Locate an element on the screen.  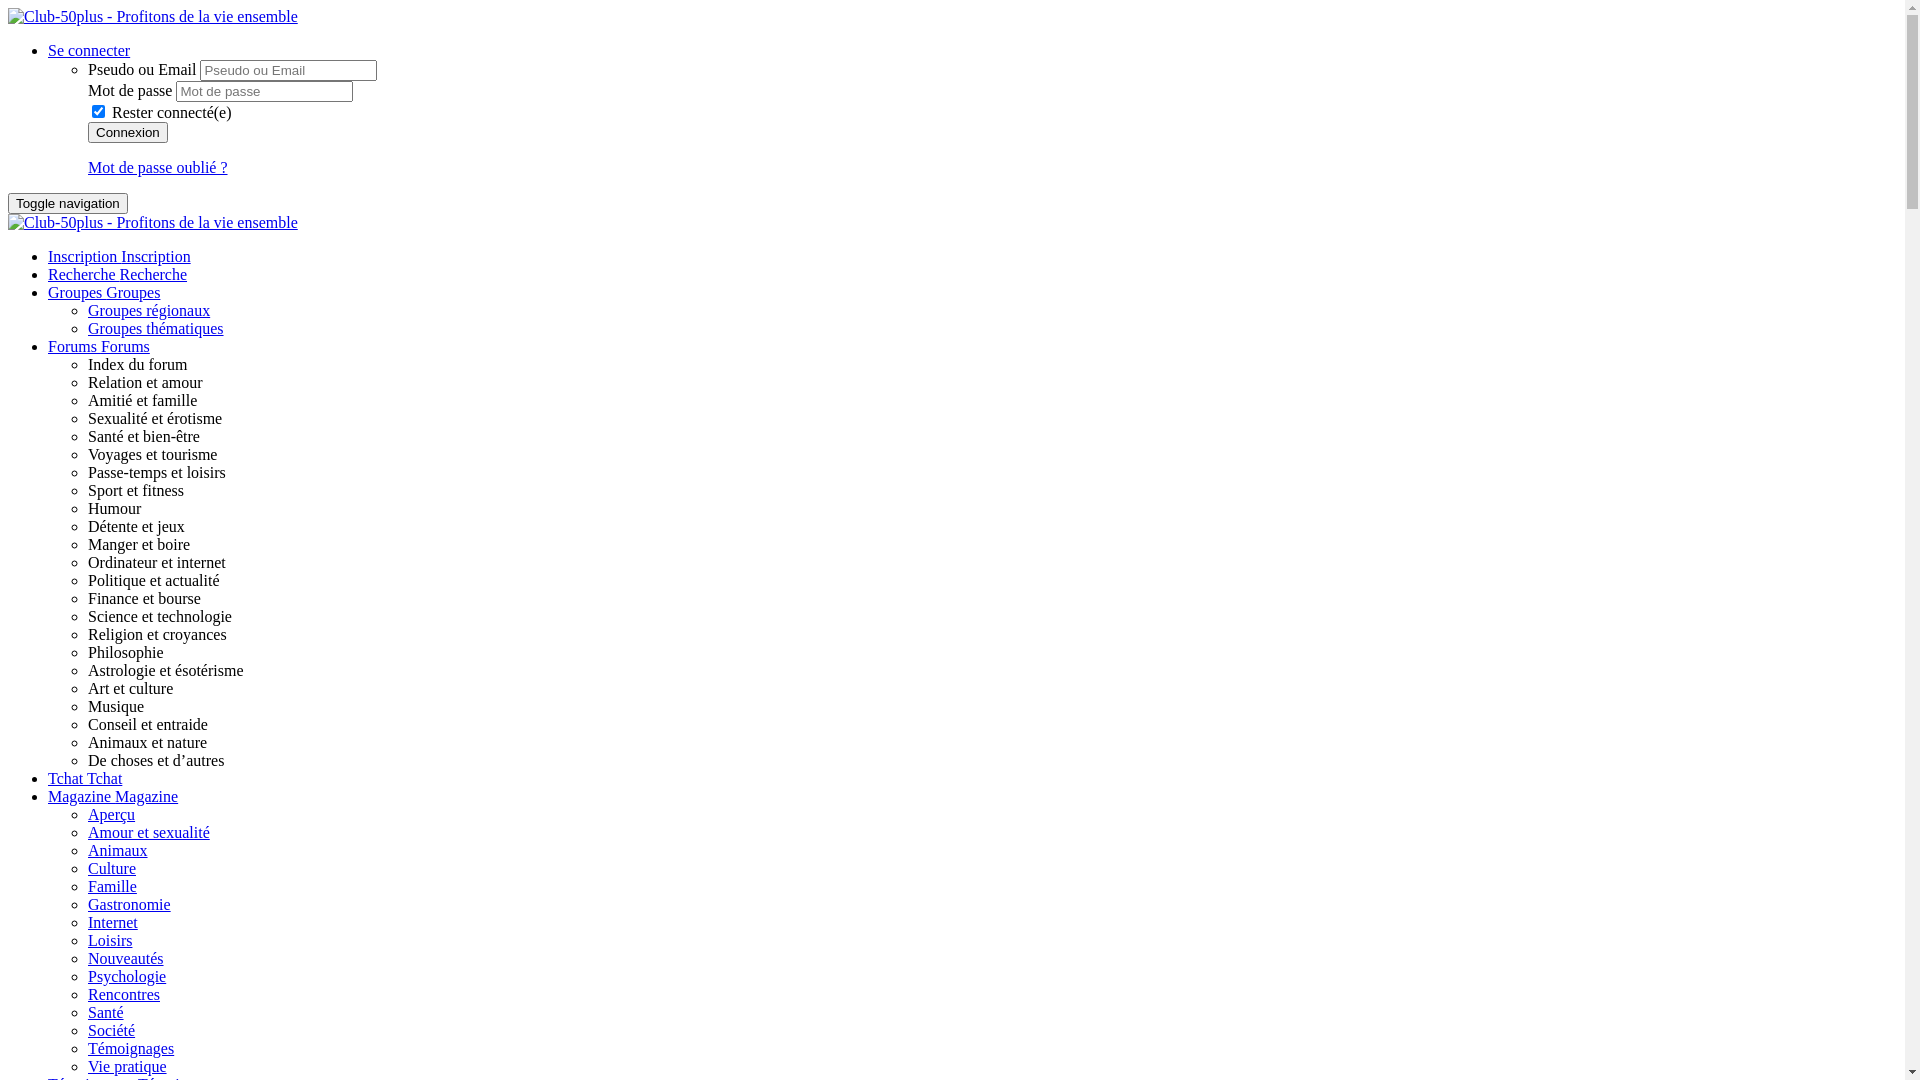
'Forums' is located at coordinates (74, 345).